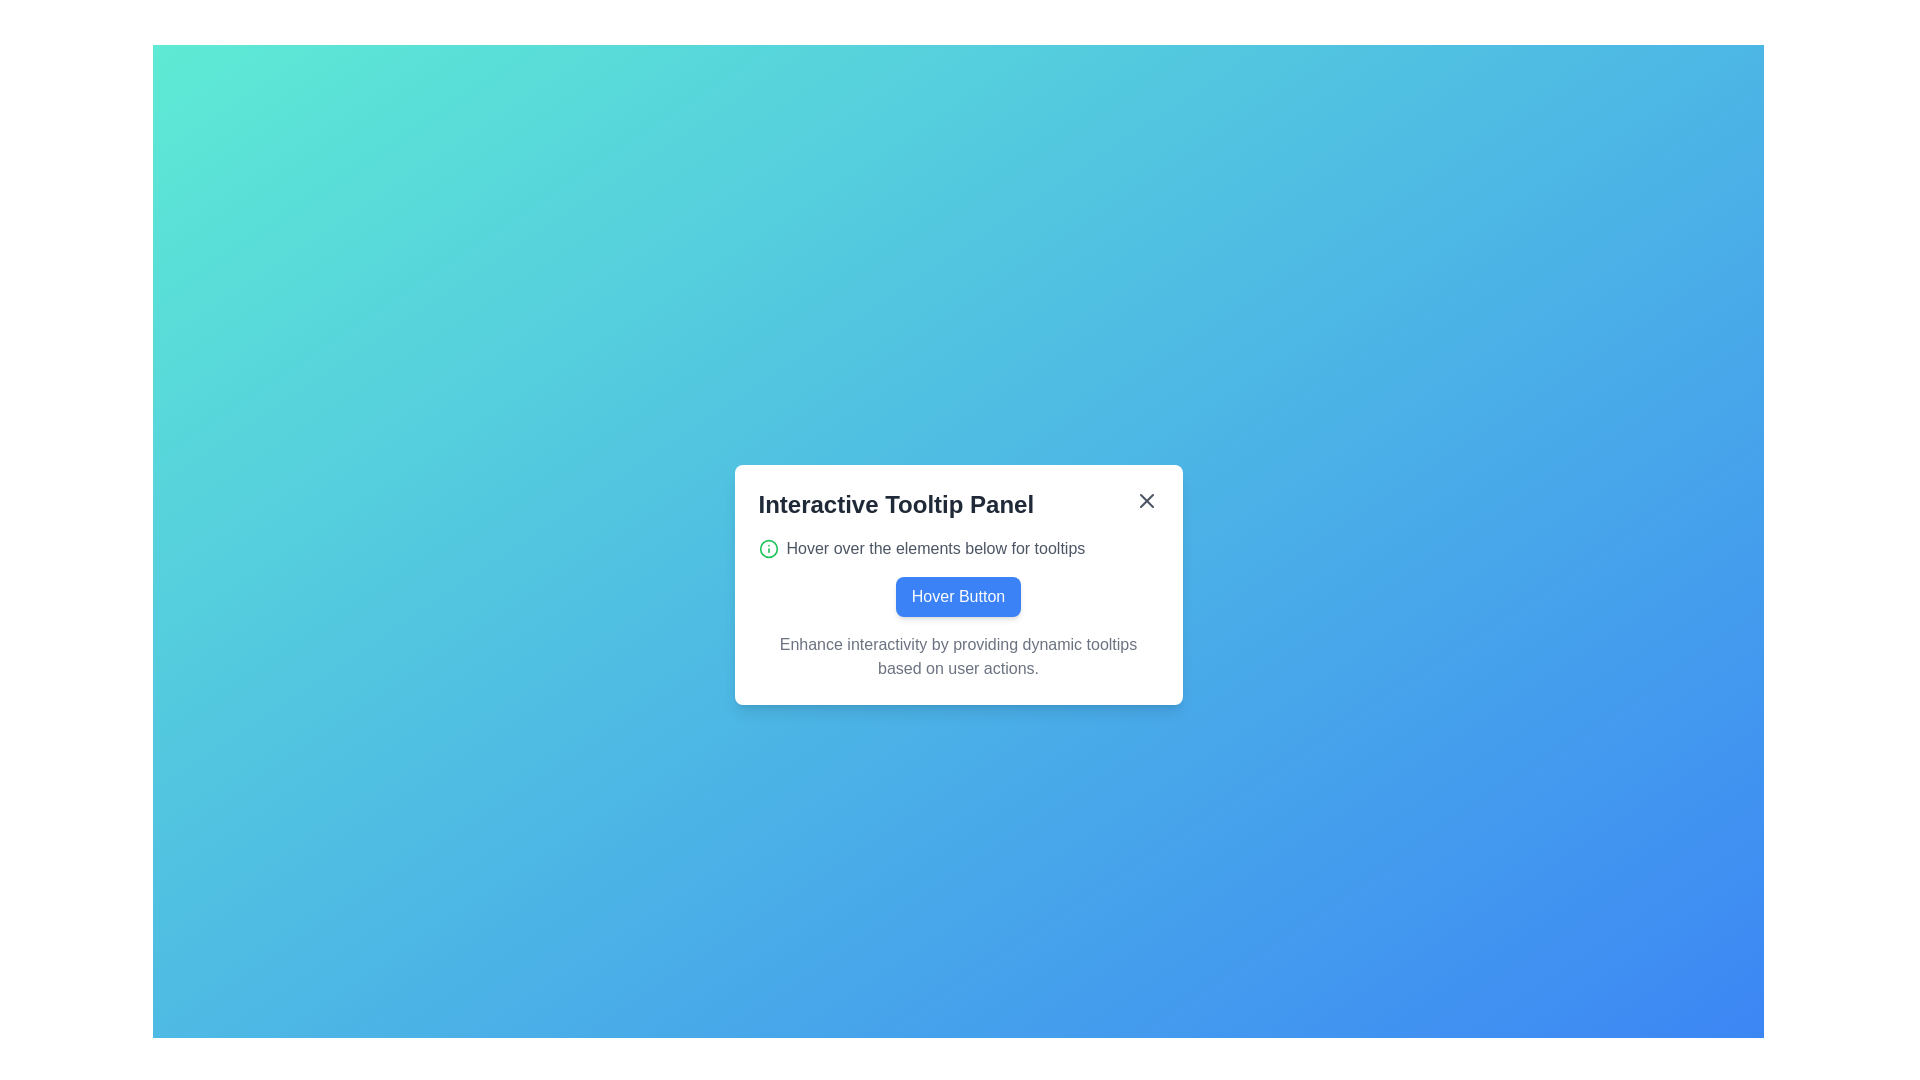 The width and height of the screenshot is (1920, 1080). Describe the element at coordinates (957, 596) in the screenshot. I see `the 'Hover Button' which is a rectangular button with rounded corners, blue background, and white text, located centrally within a modal dialog box` at that location.